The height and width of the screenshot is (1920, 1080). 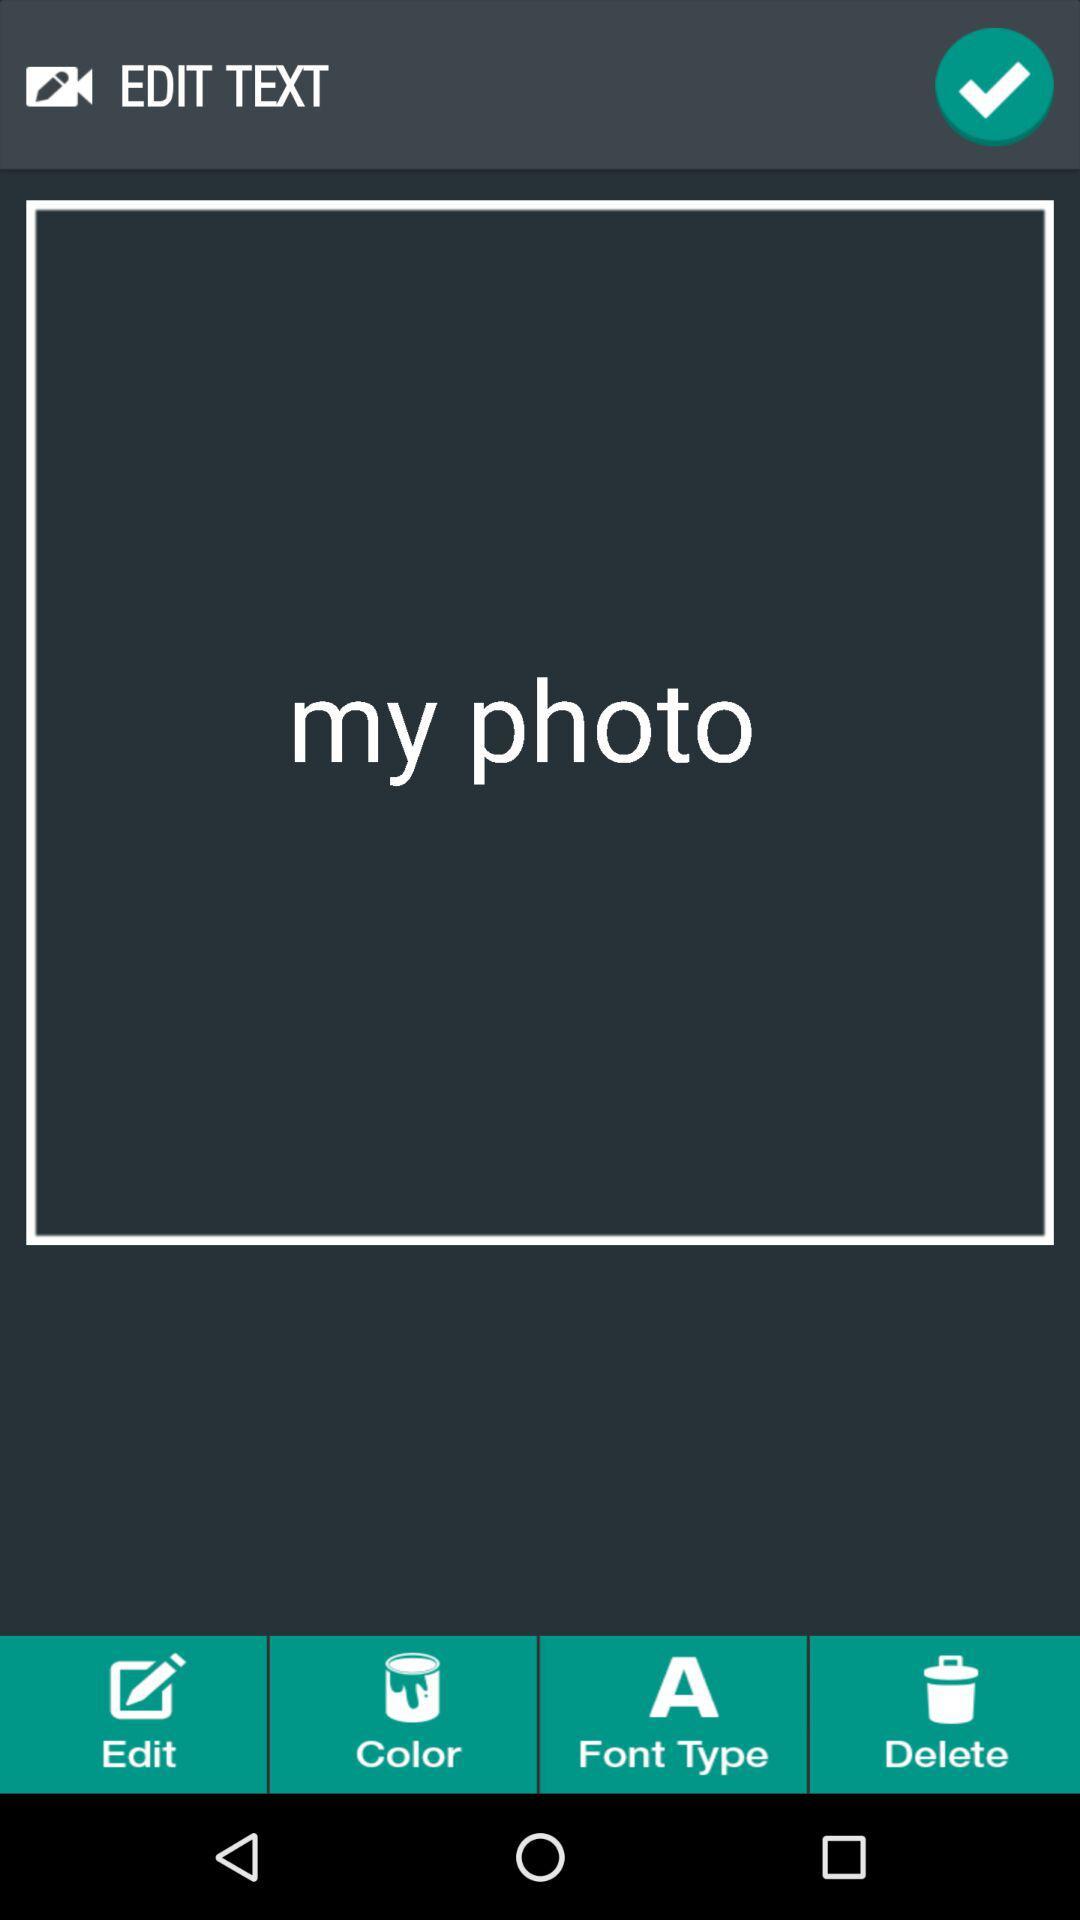 What do you see at coordinates (135, 1713) in the screenshot?
I see `edit` at bounding box center [135, 1713].